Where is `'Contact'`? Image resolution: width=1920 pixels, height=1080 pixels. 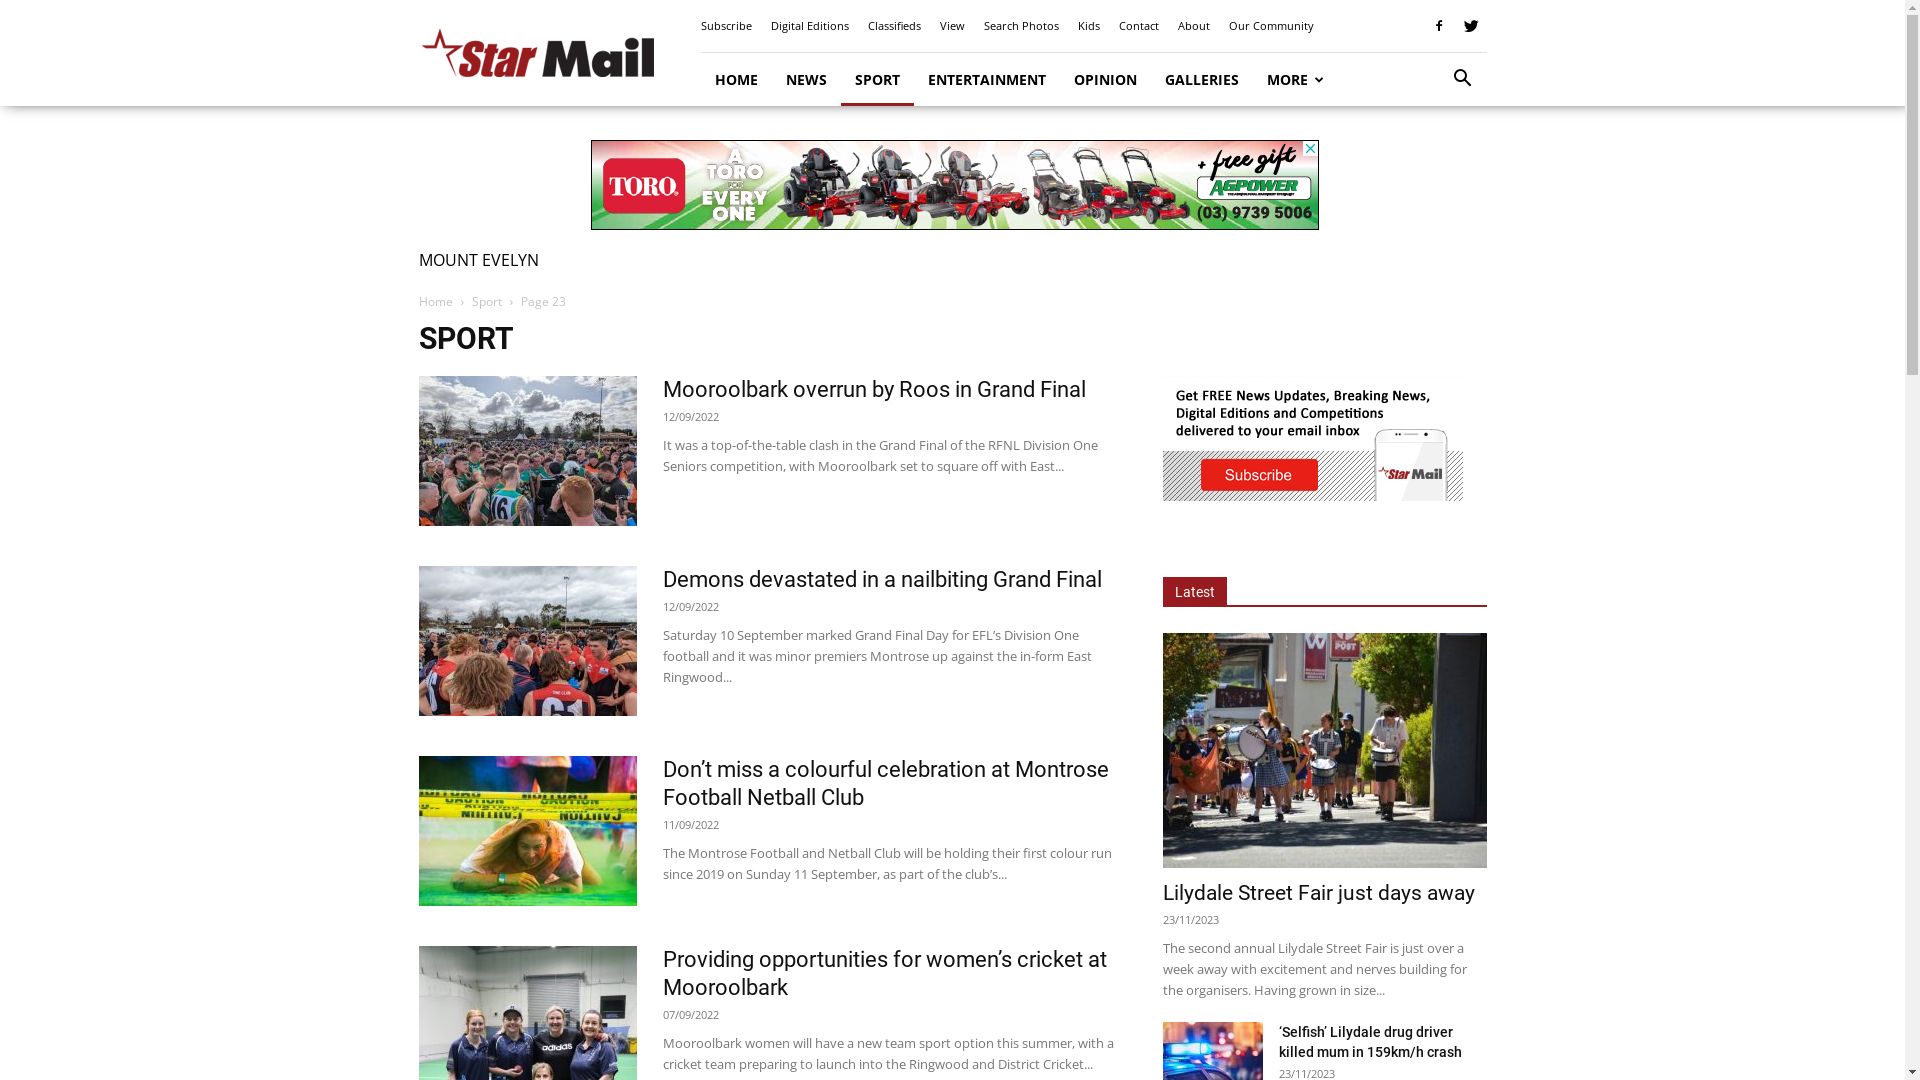 'Contact' is located at coordinates (1137, 25).